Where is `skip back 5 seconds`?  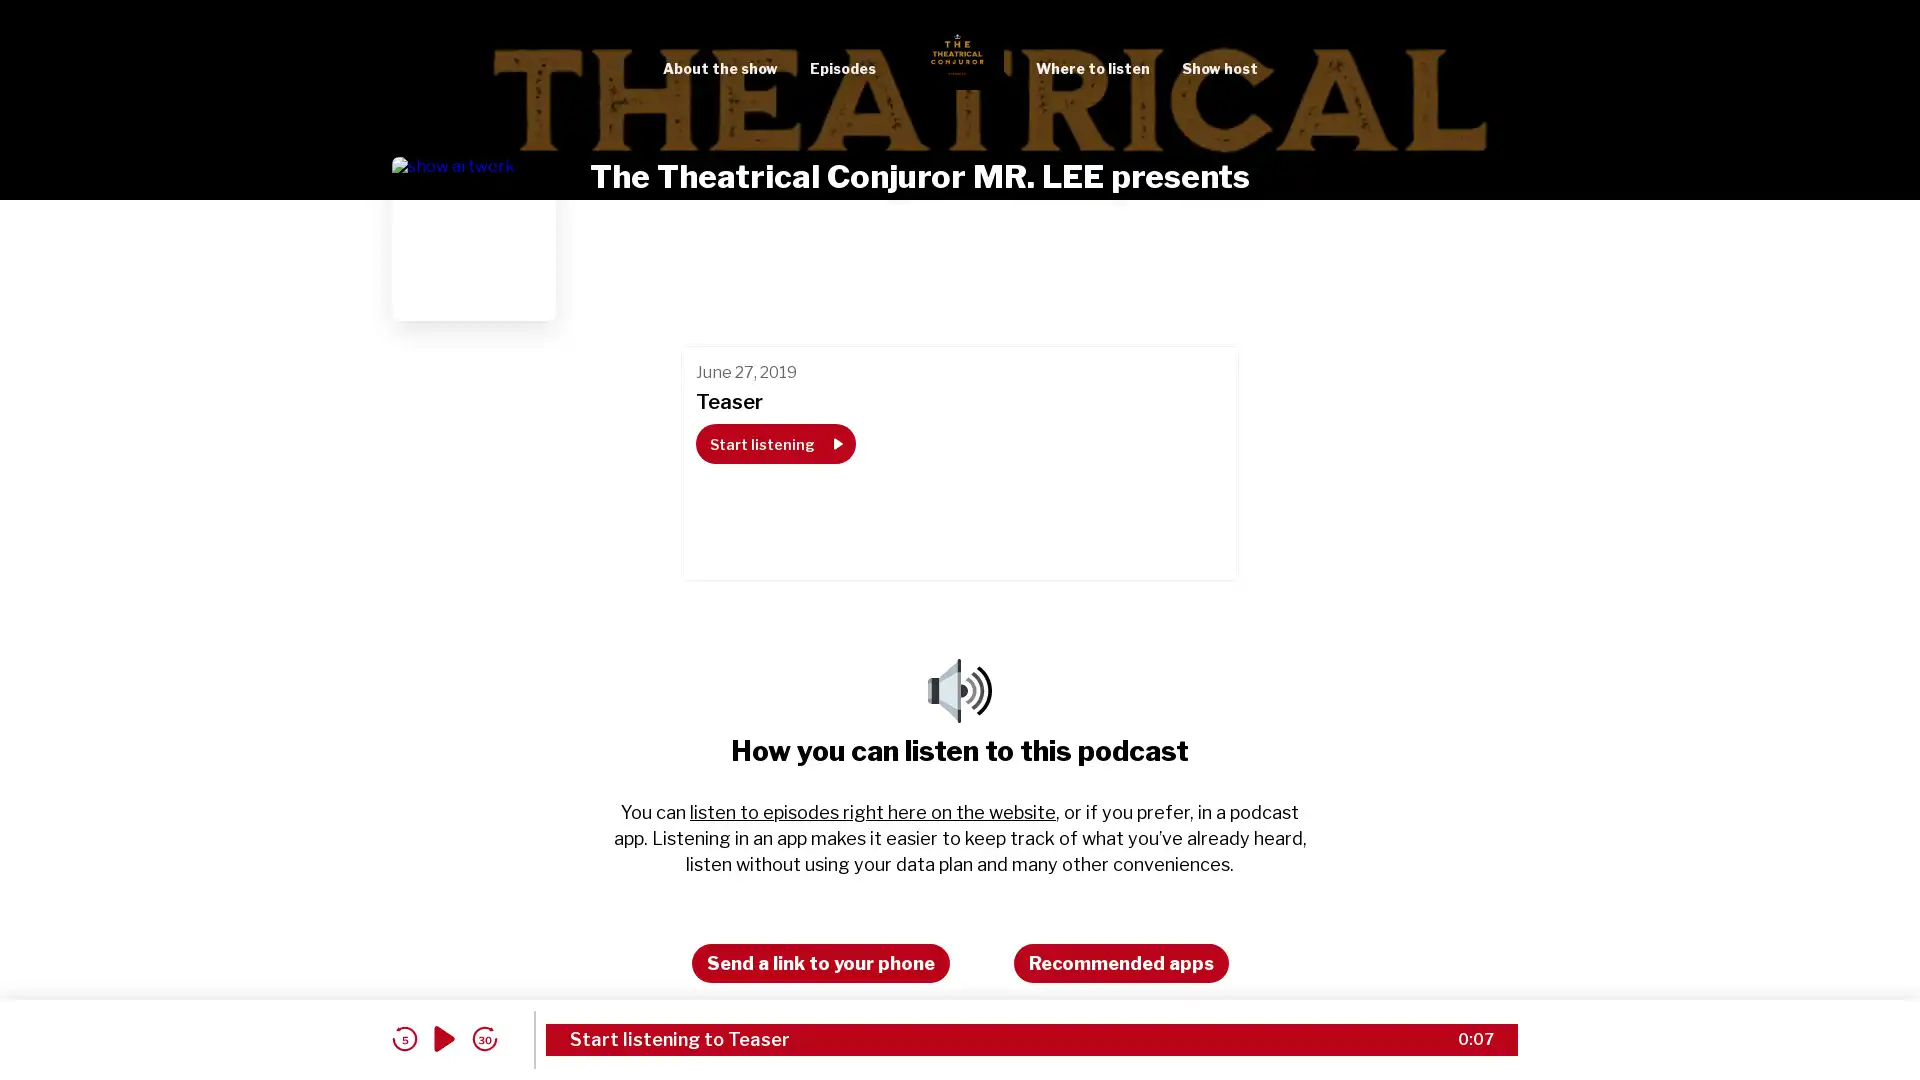
skip back 5 seconds is located at coordinates (403, 1038).